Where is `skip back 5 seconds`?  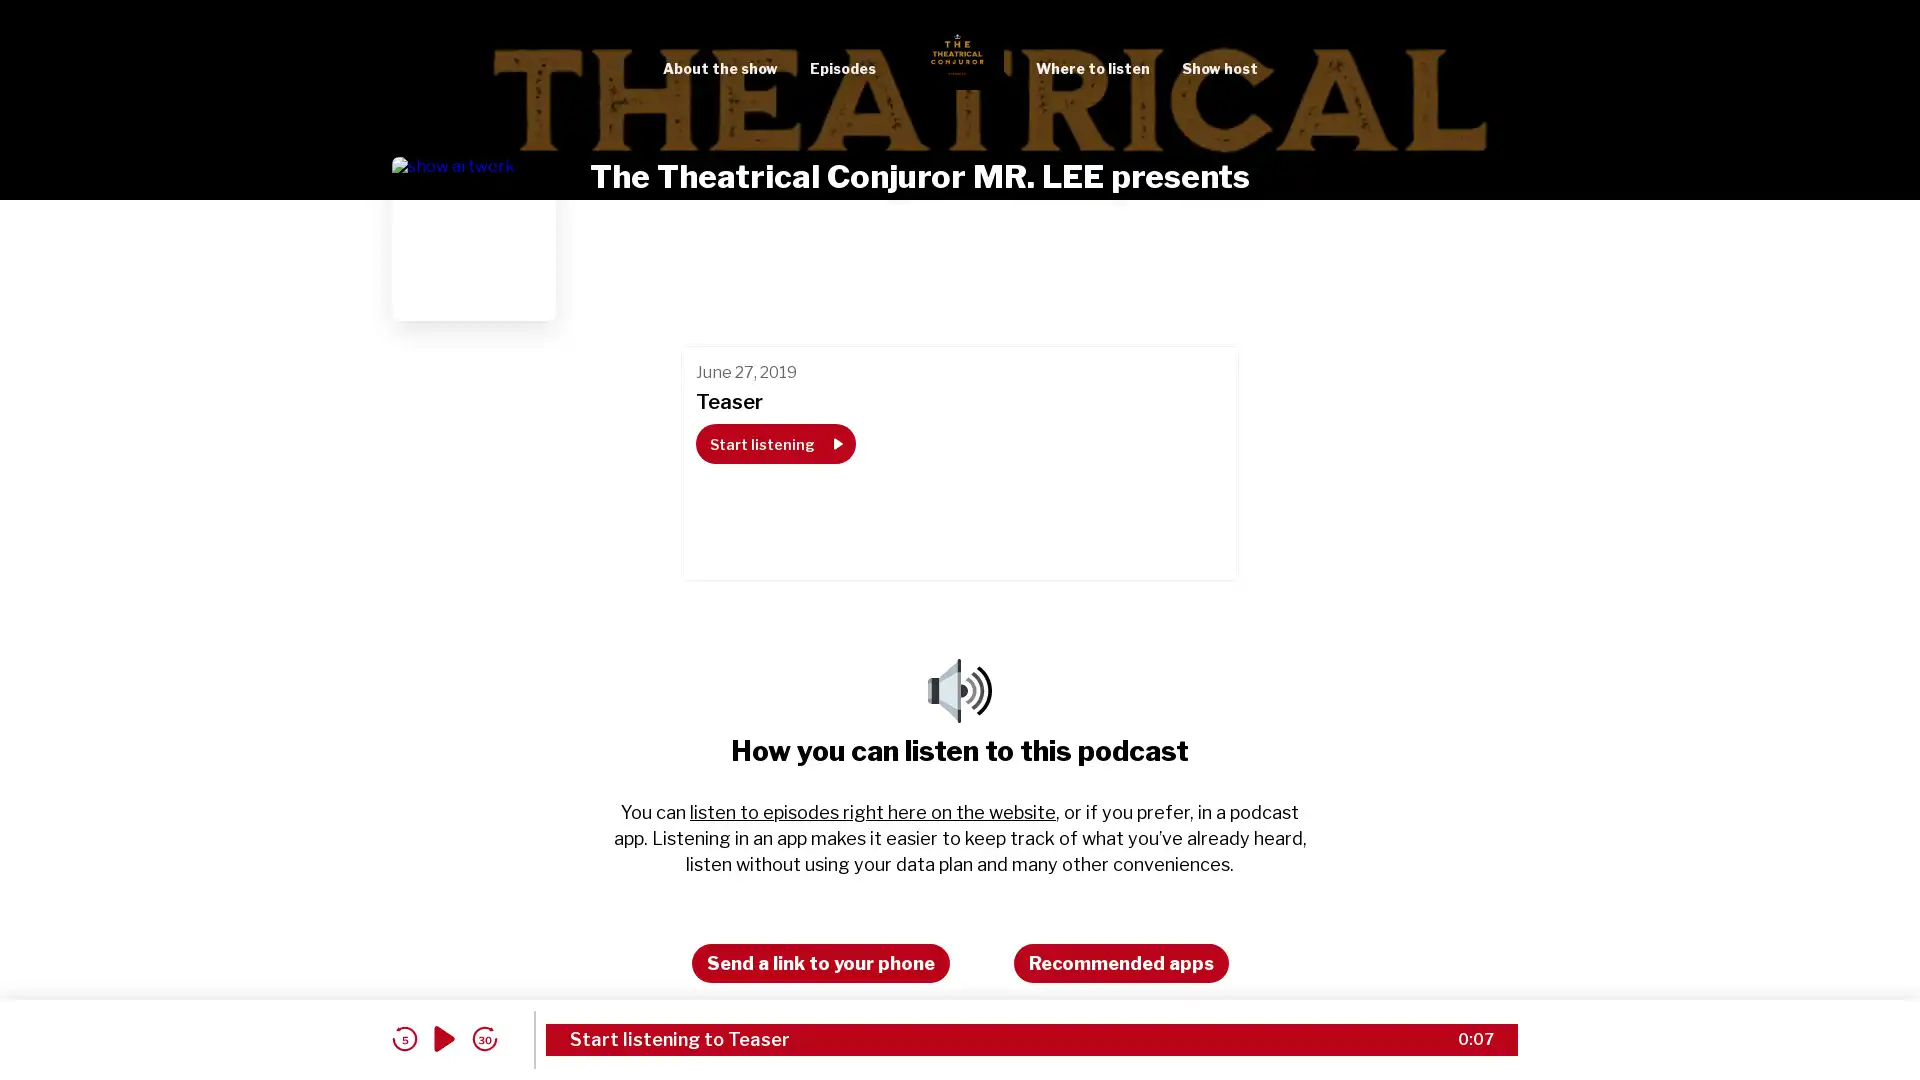
skip back 5 seconds is located at coordinates (403, 1038).